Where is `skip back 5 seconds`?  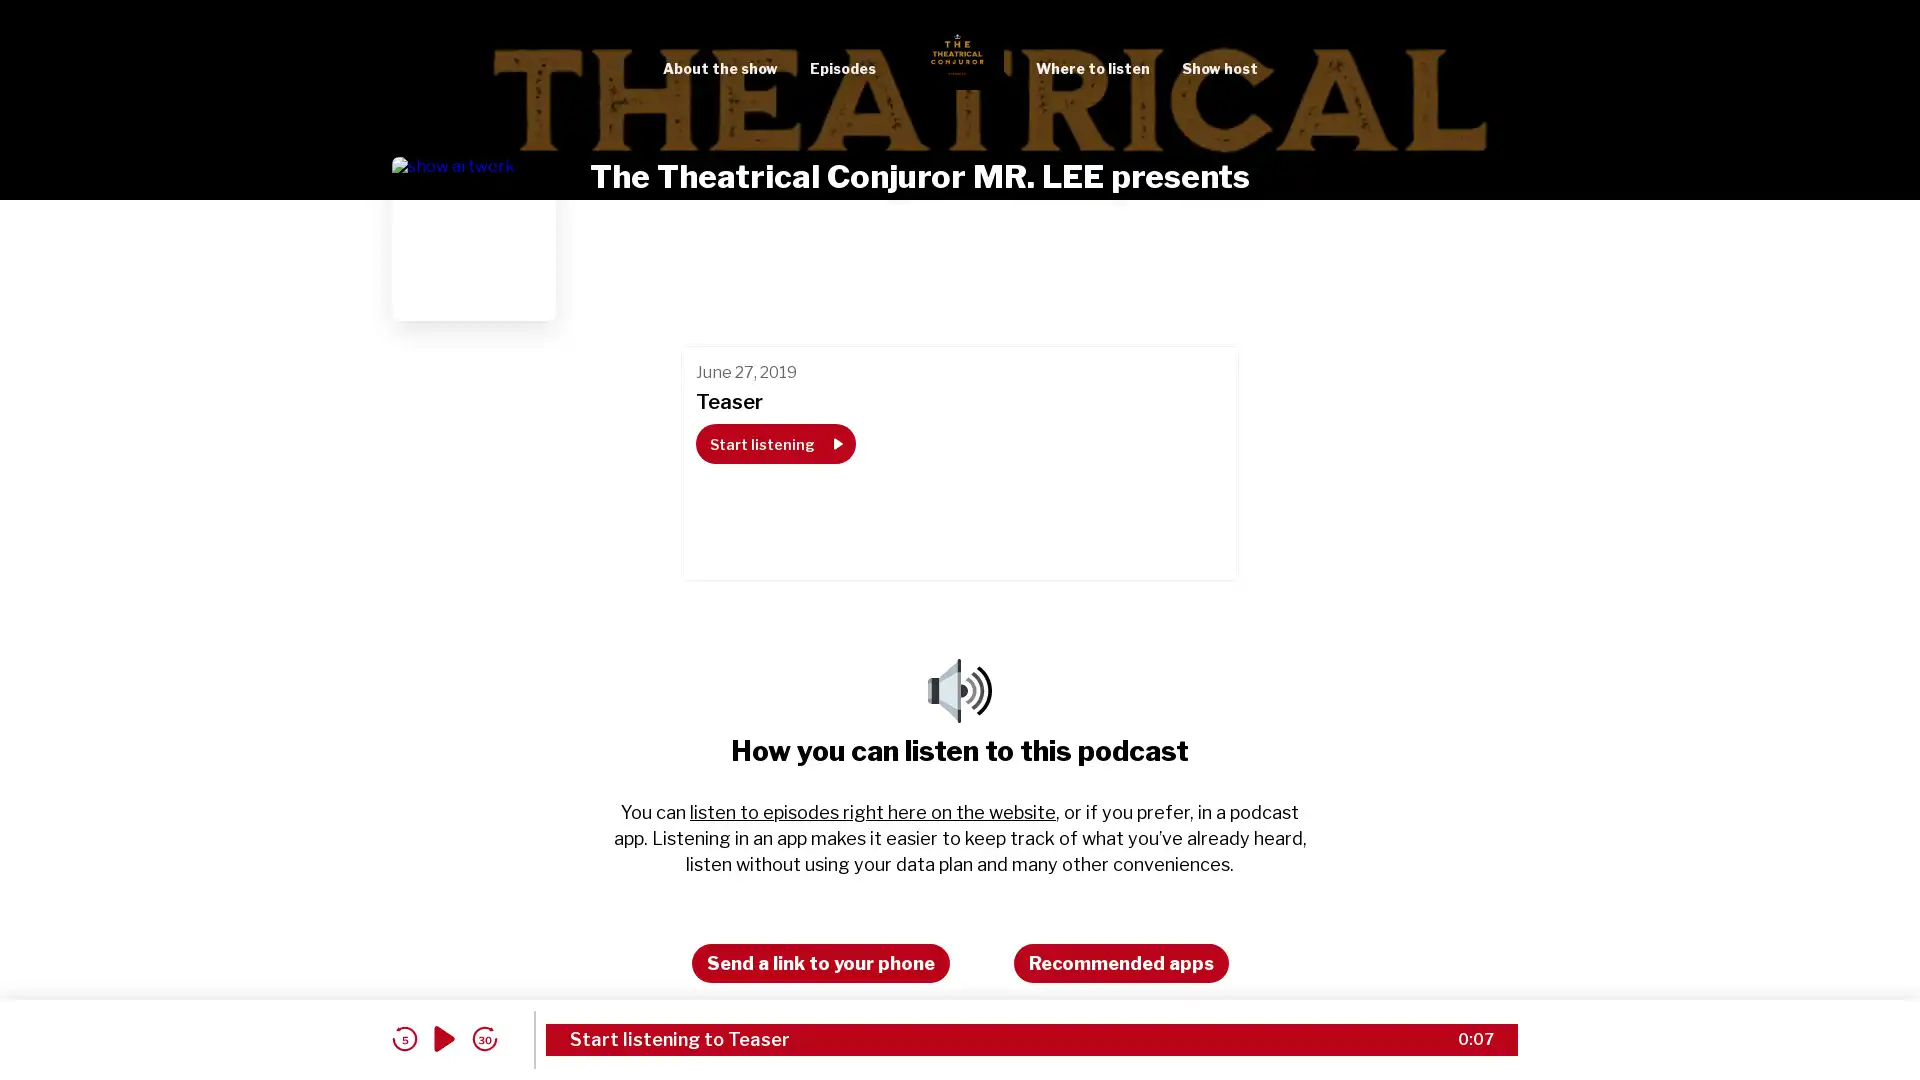
skip back 5 seconds is located at coordinates (403, 1038).